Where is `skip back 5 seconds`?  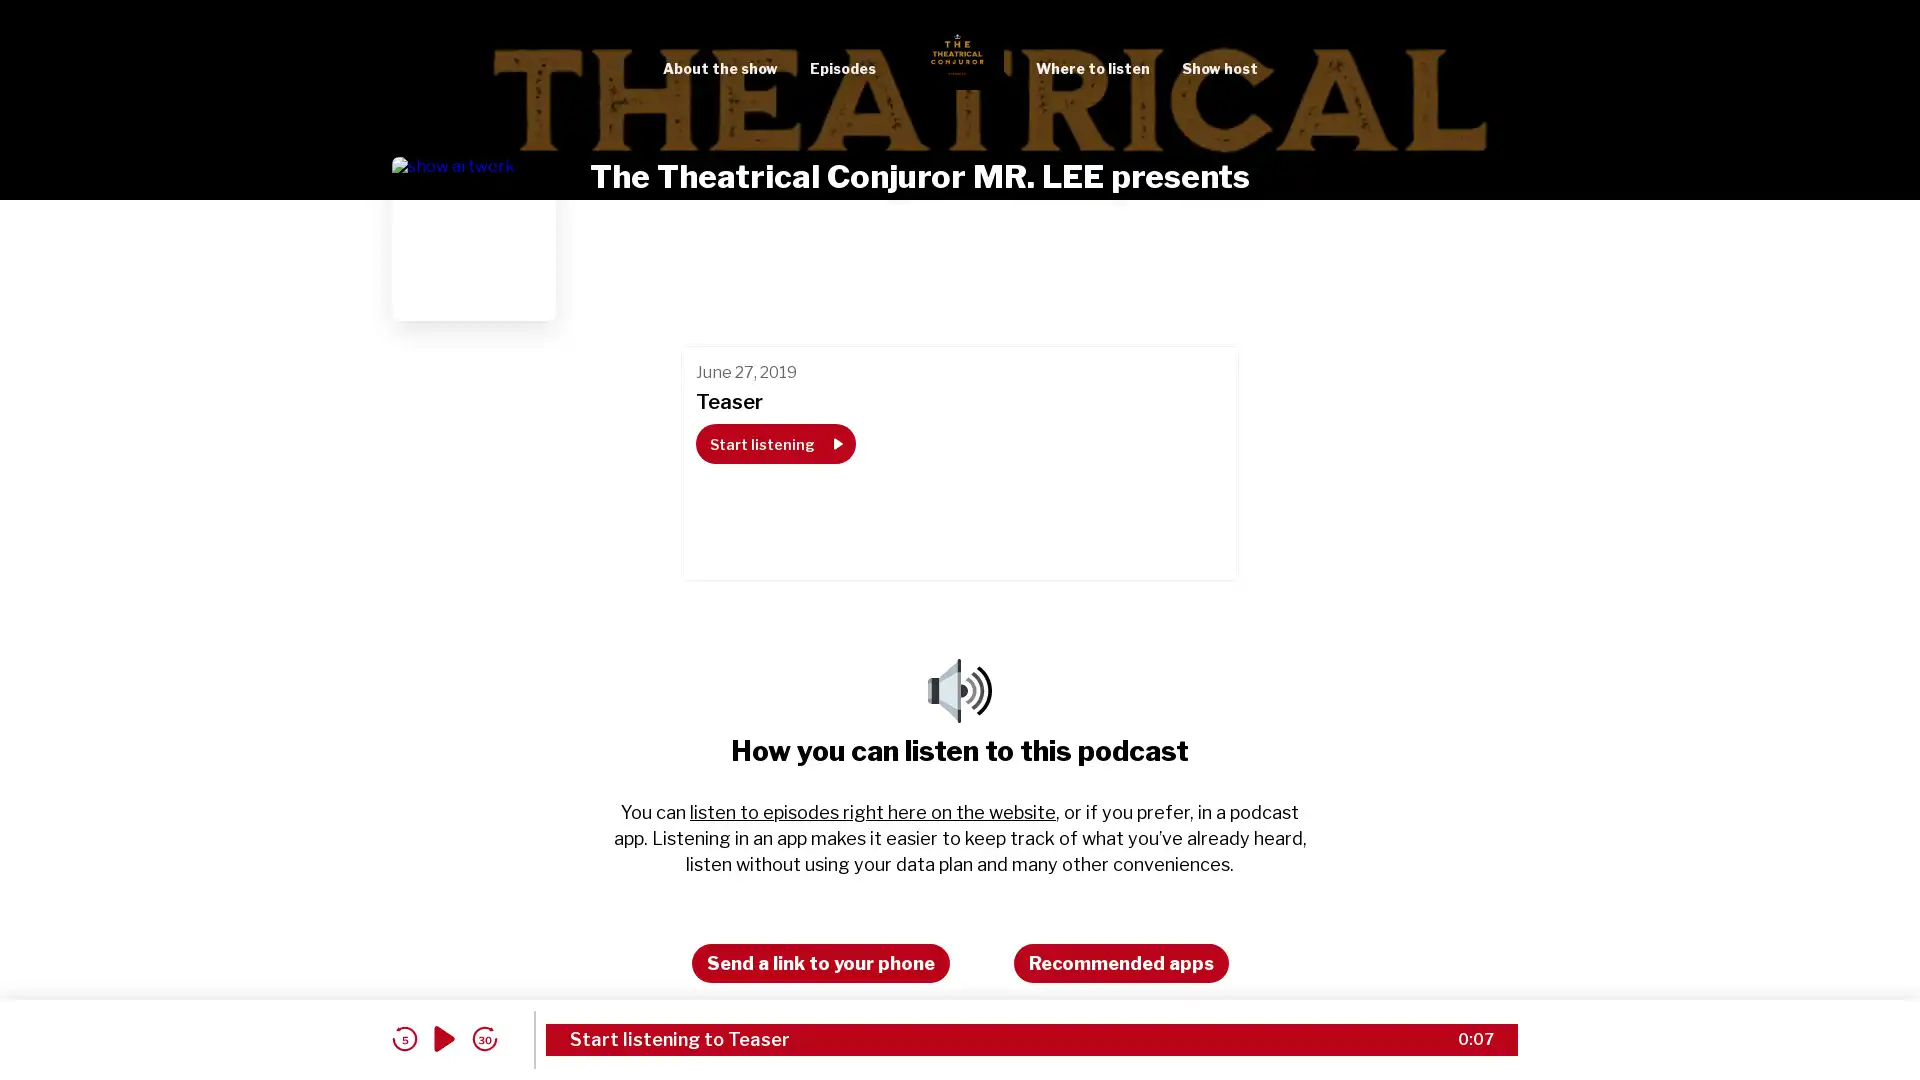
skip back 5 seconds is located at coordinates (403, 1038).